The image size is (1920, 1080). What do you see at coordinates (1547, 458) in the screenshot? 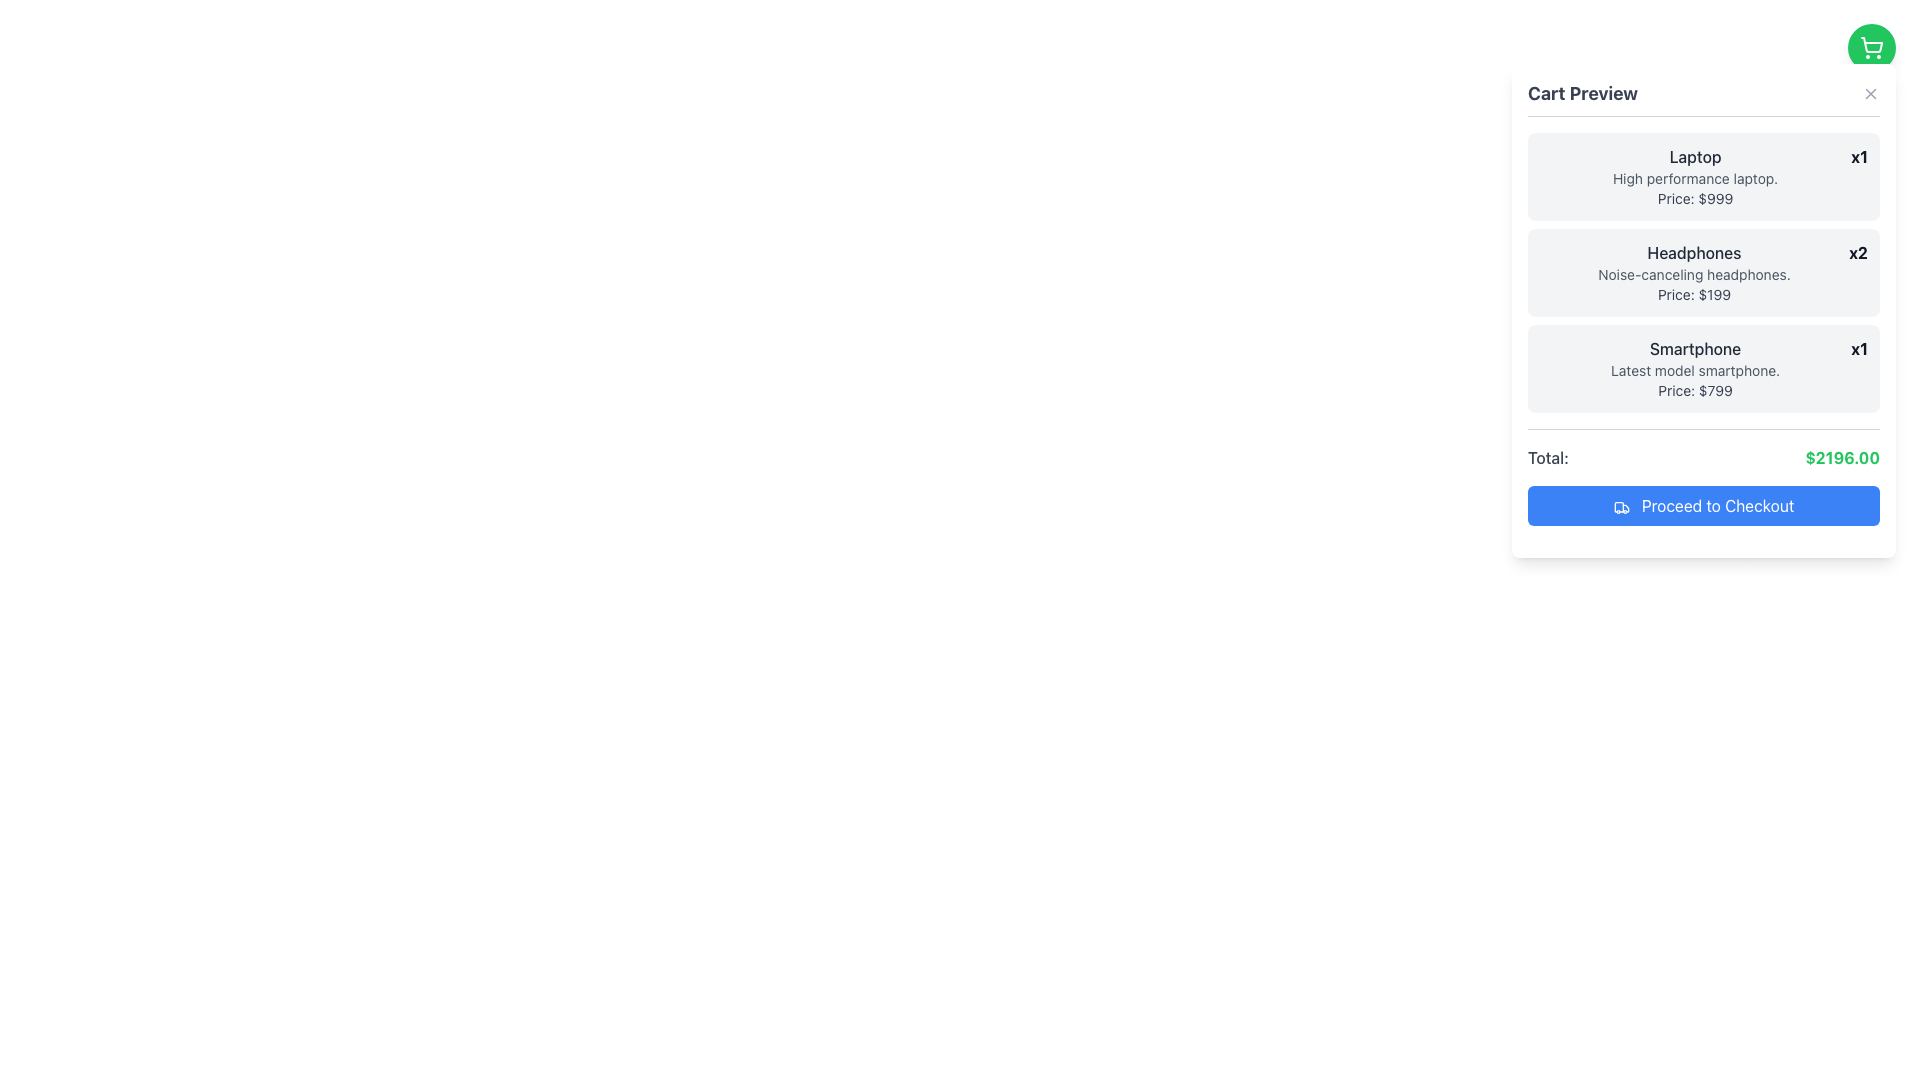
I see `the text label displaying 'Total:' in medium gray font, located at the bottom-left corner of the cart summary section` at bounding box center [1547, 458].